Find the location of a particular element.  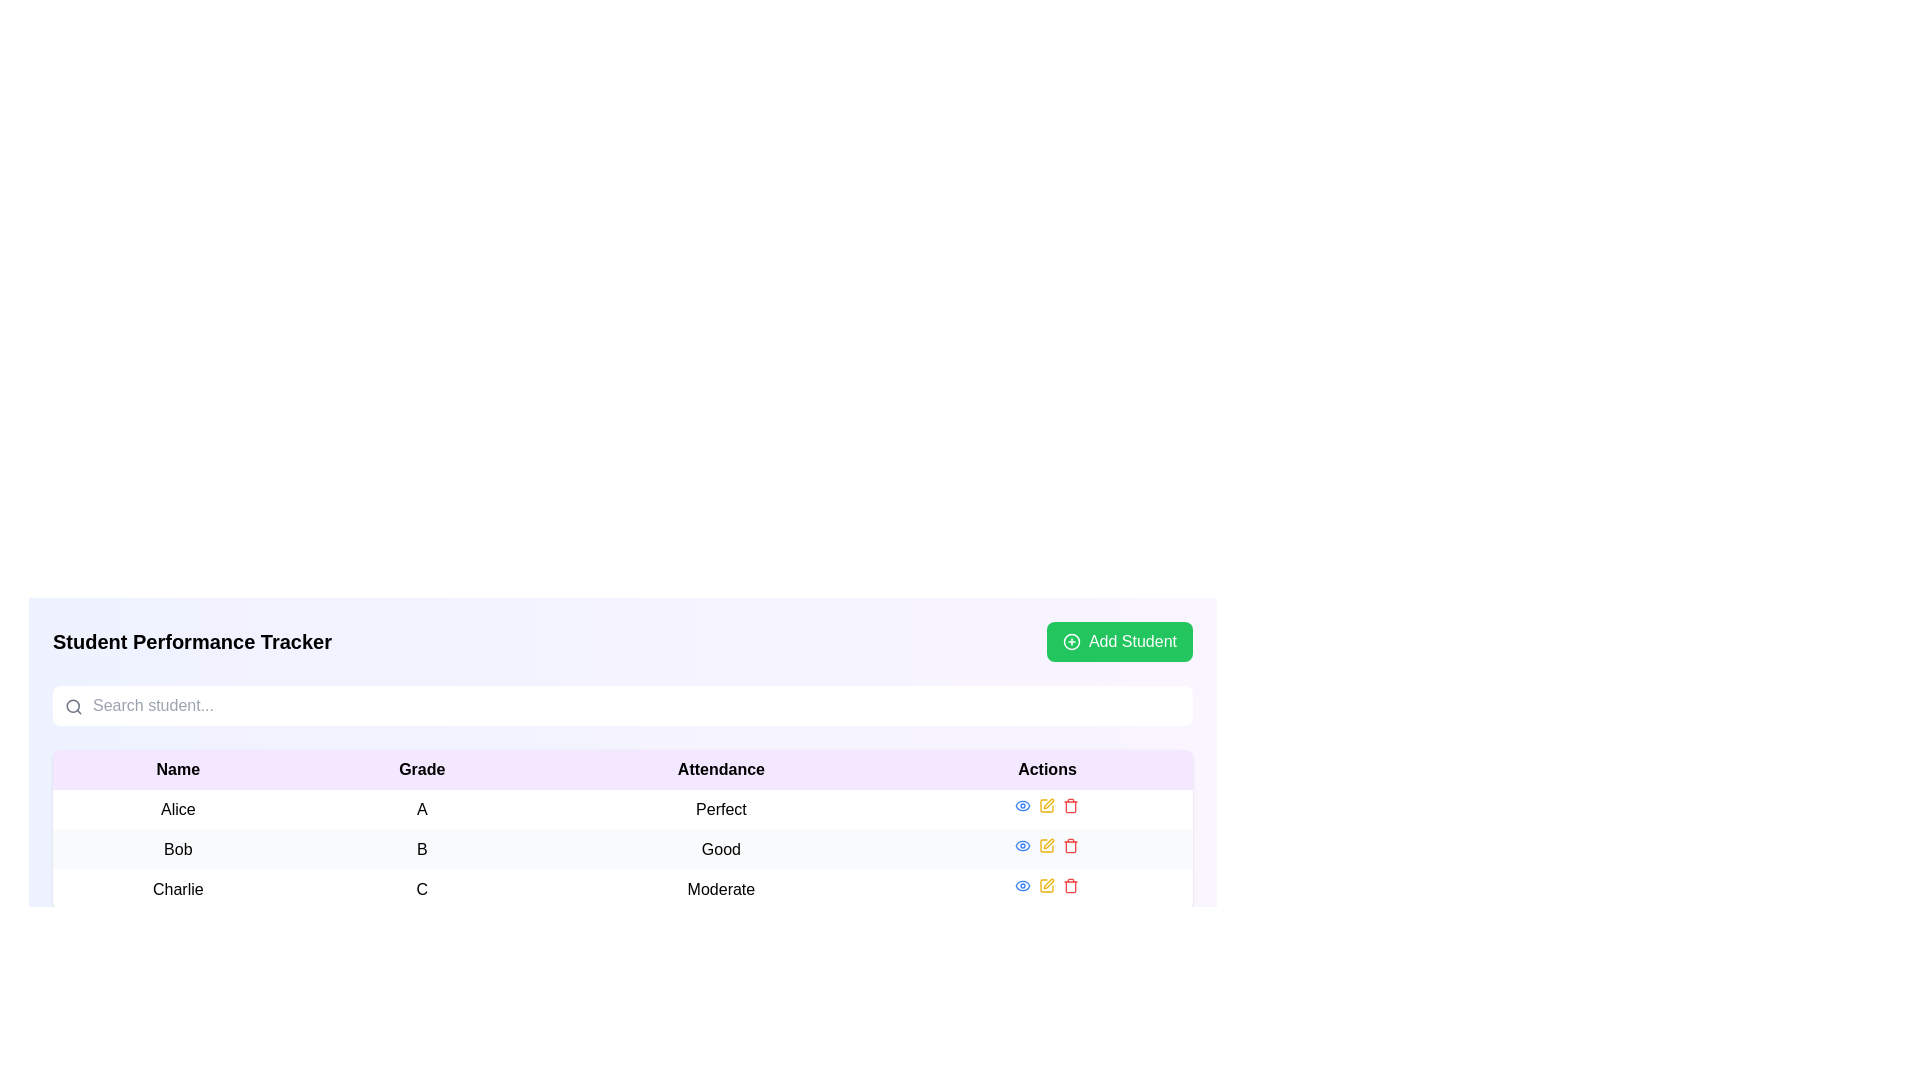

the eye icon in the Actions column of the second row corresponding to 'Bob' in the data table is located at coordinates (1023, 805).